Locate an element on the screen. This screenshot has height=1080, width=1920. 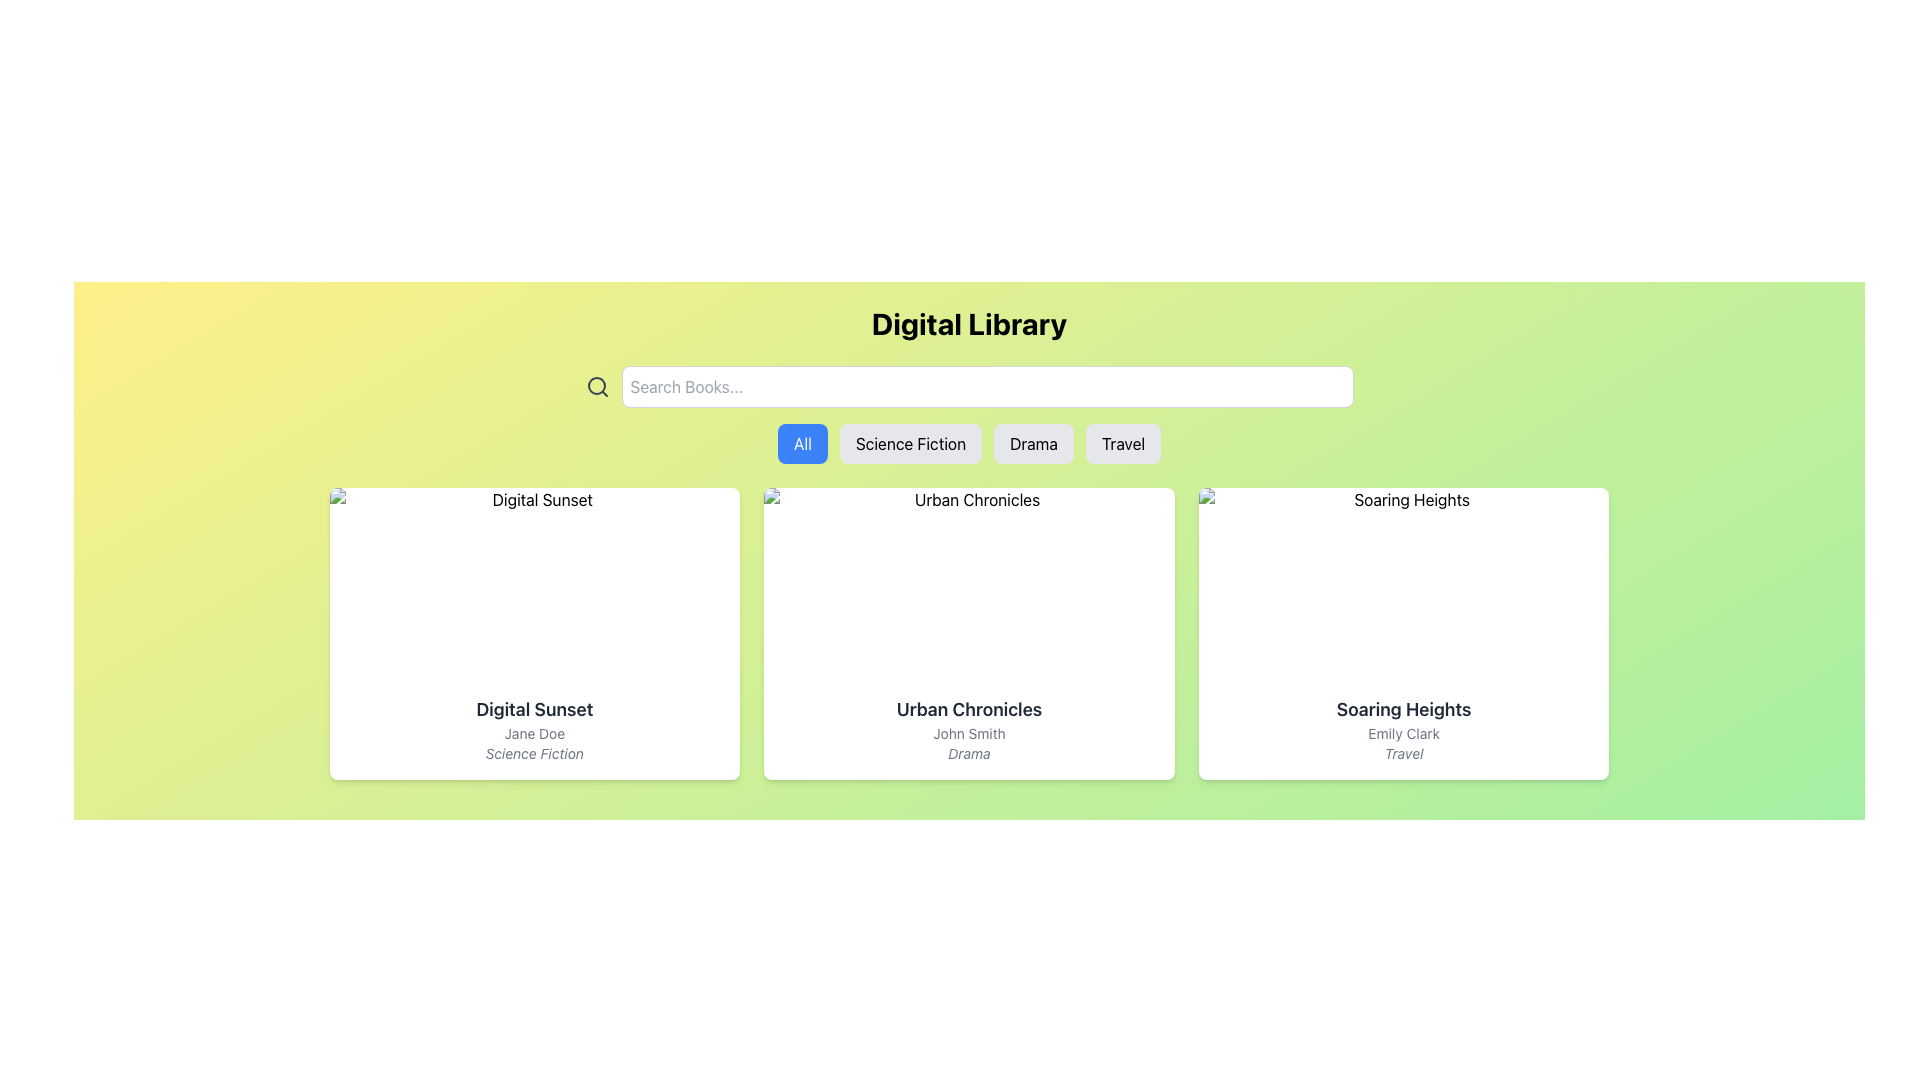
the text block containing the title 'Digital Sunset', author 'Jane Doe', and genre 'Science Fiction', which is located below an image placeholder in the first column of a horizontally aligned grid is located at coordinates (534, 729).